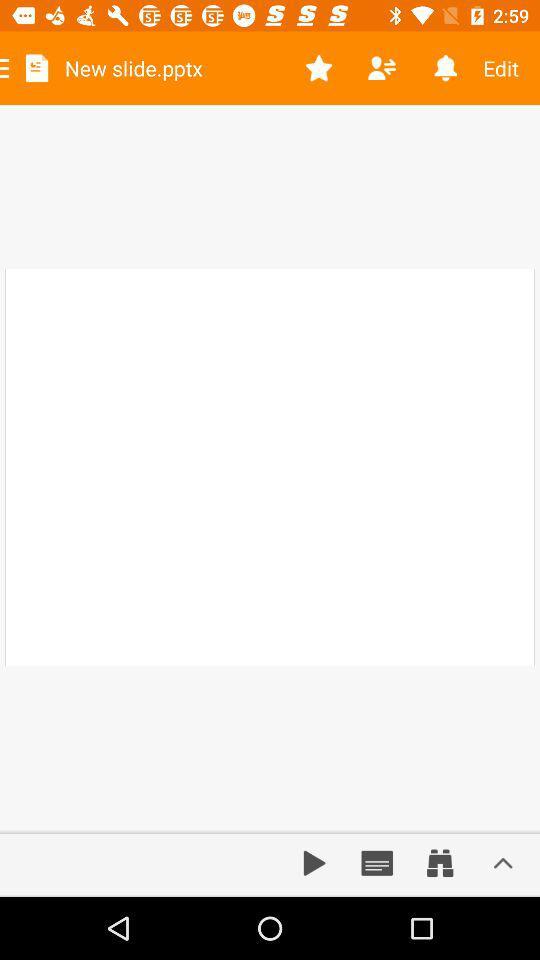 This screenshot has width=540, height=960. I want to click on contact, so click(382, 68).